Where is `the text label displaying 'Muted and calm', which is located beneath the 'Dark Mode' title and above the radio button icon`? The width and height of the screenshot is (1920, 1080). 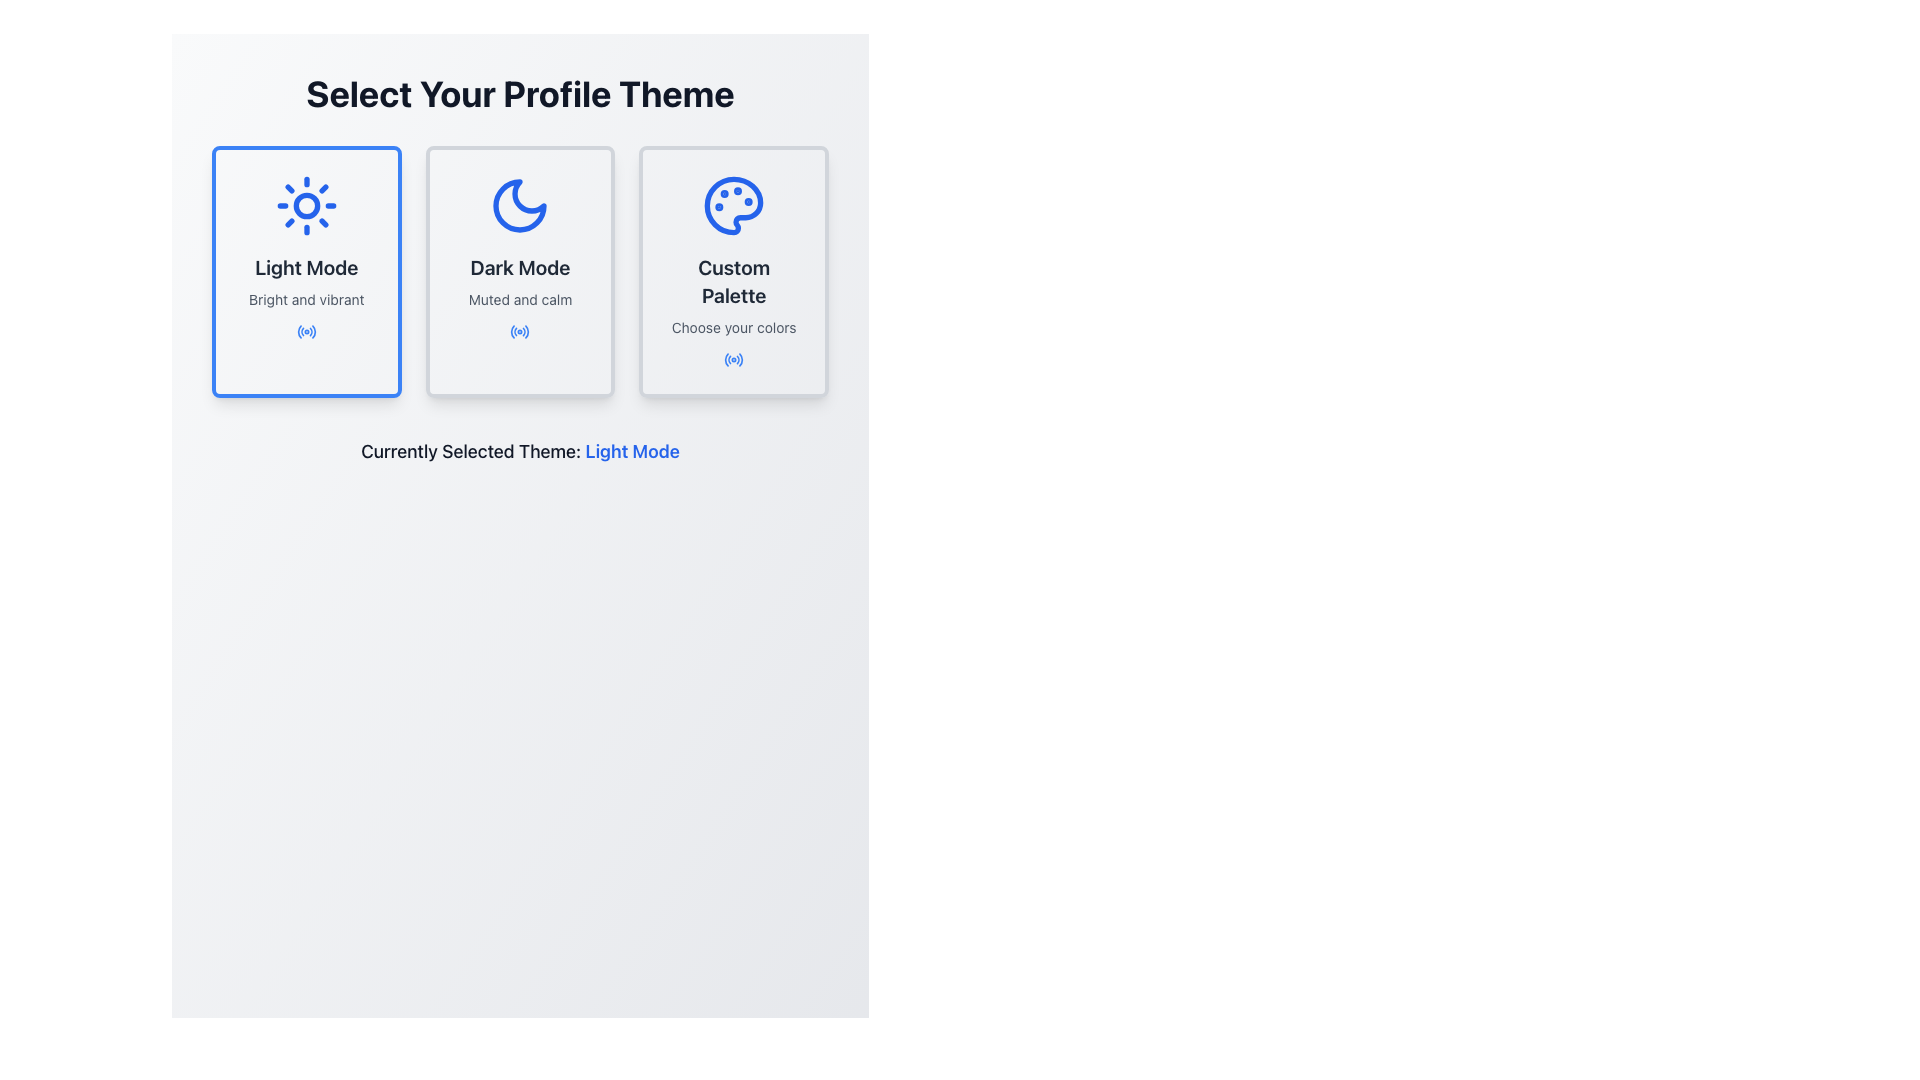 the text label displaying 'Muted and calm', which is located beneath the 'Dark Mode' title and above the radio button icon is located at coordinates (520, 300).